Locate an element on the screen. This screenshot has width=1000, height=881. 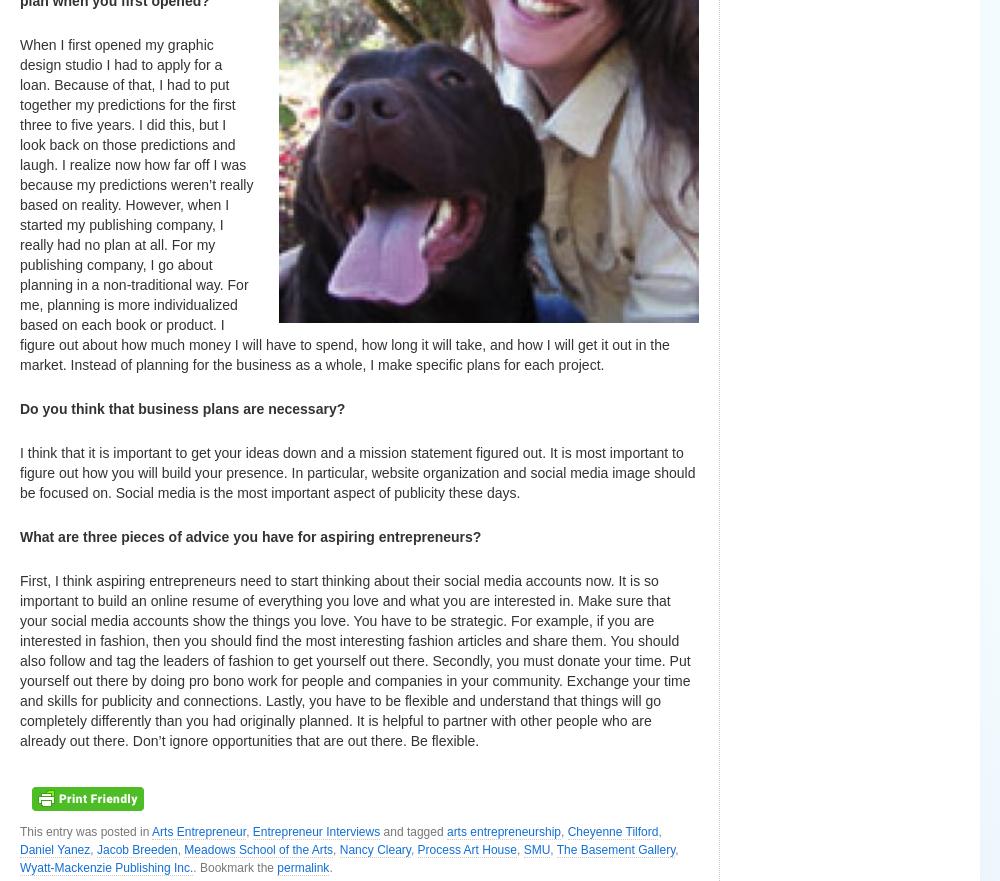
'SMU' is located at coordinates (536, 849).